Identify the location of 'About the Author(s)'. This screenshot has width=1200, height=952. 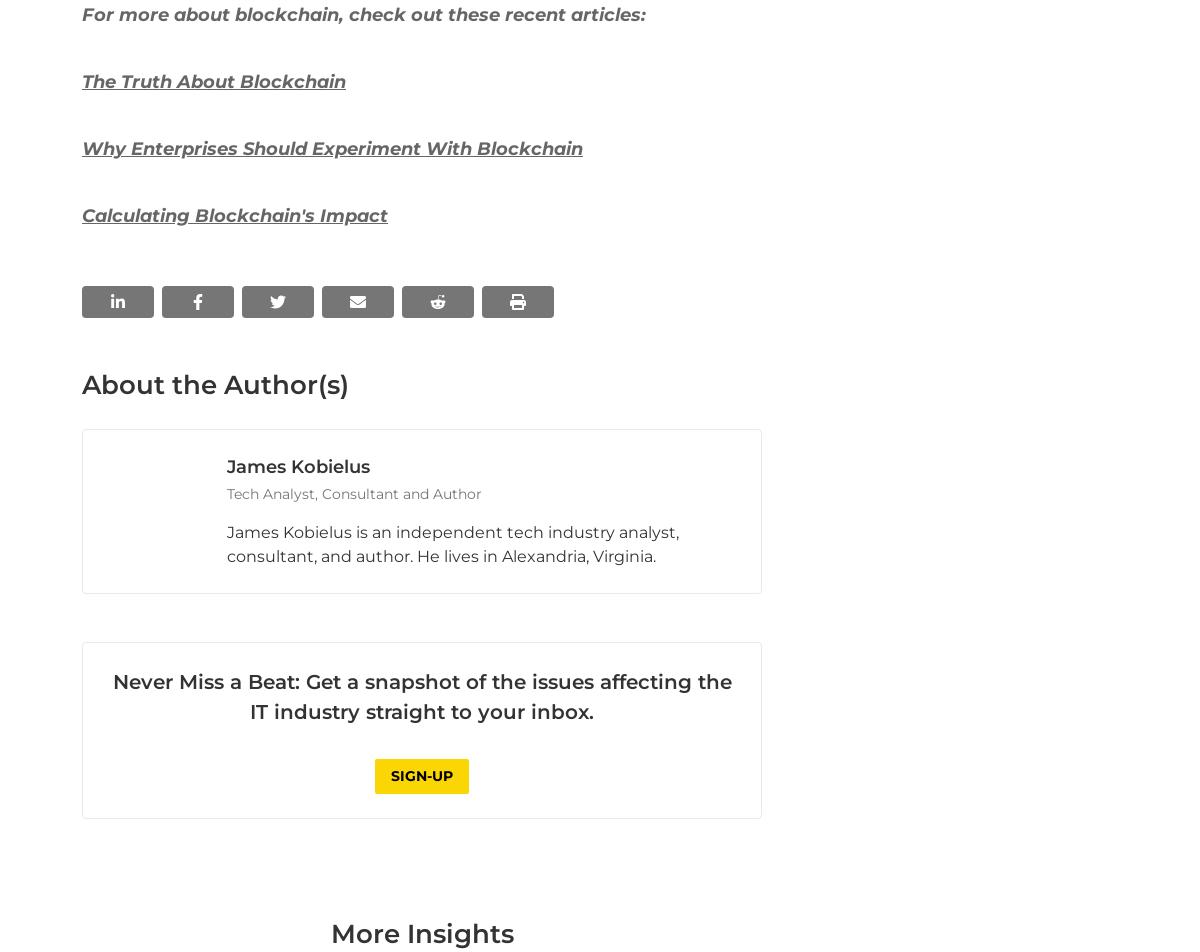
(214, 749).